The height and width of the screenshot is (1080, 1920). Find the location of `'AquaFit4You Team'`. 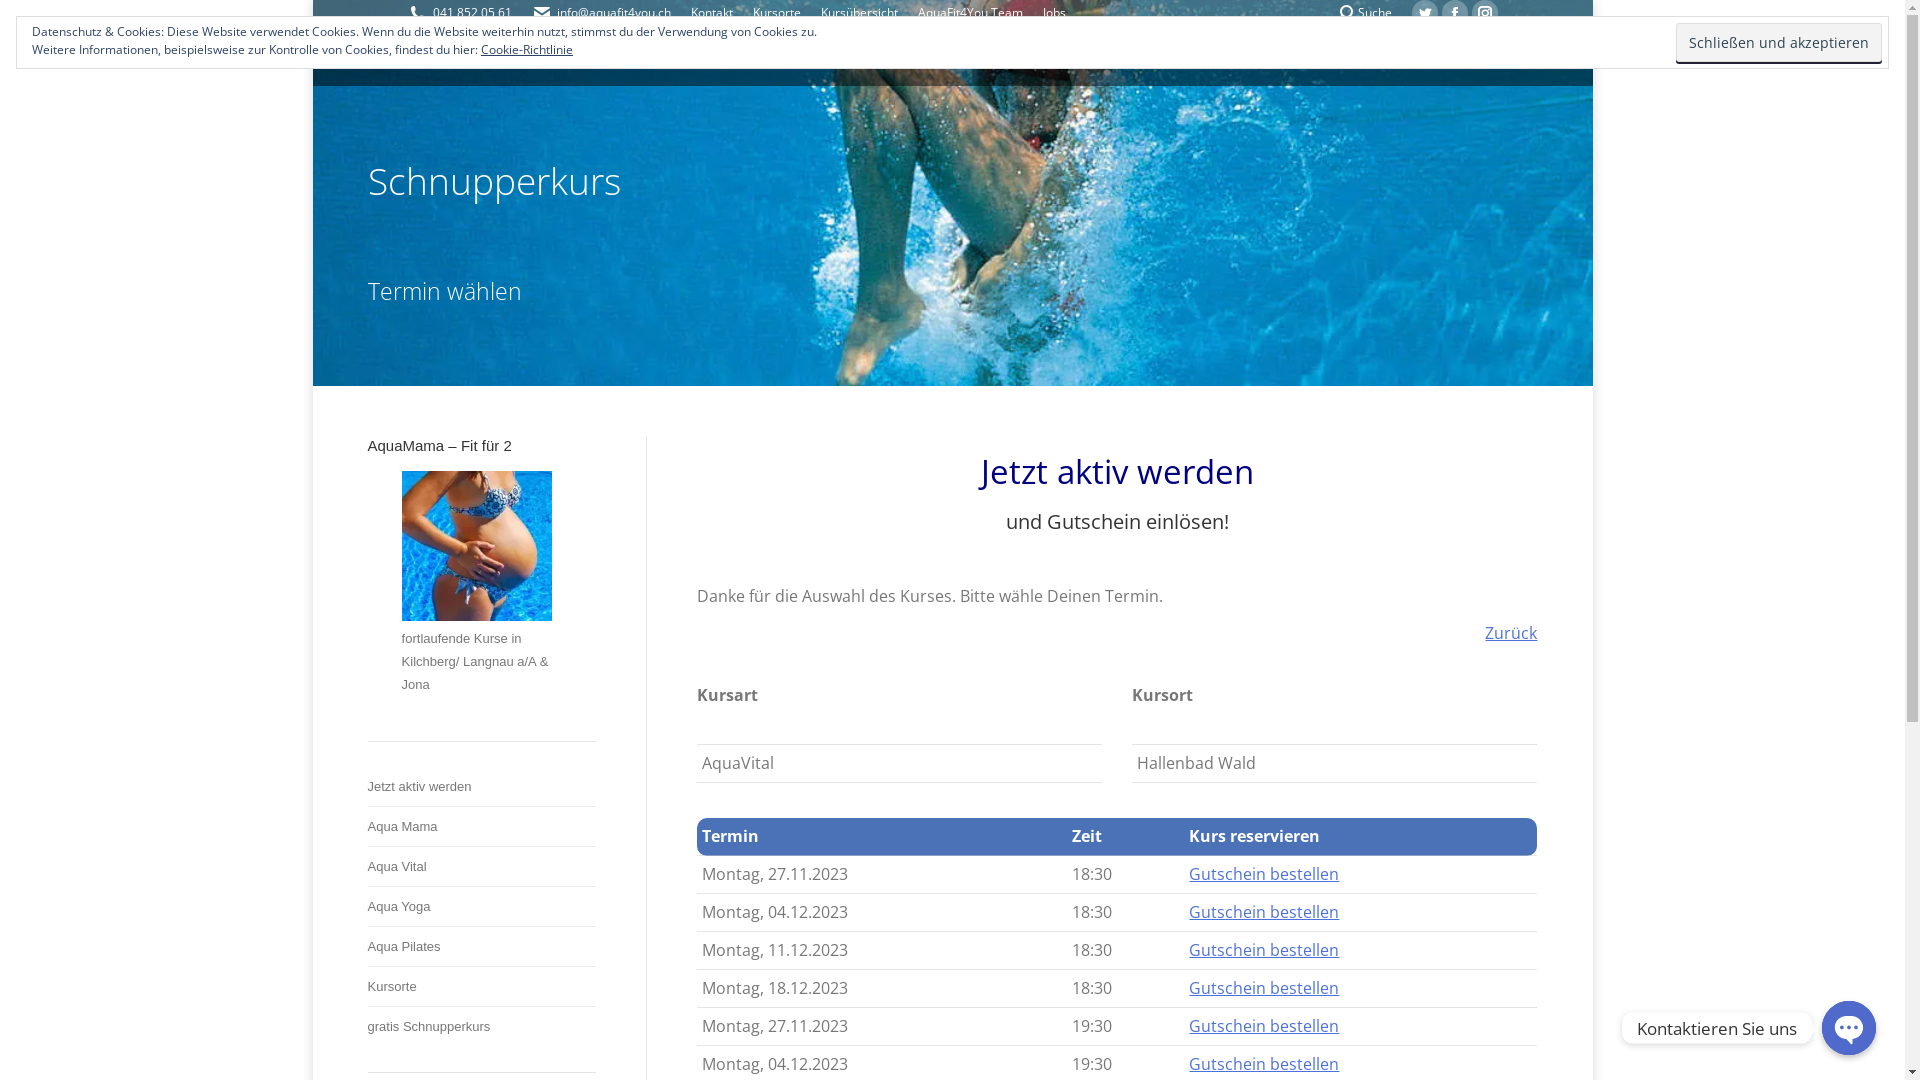

'AquaFit4You Team' is located at coordinates (970, 12).